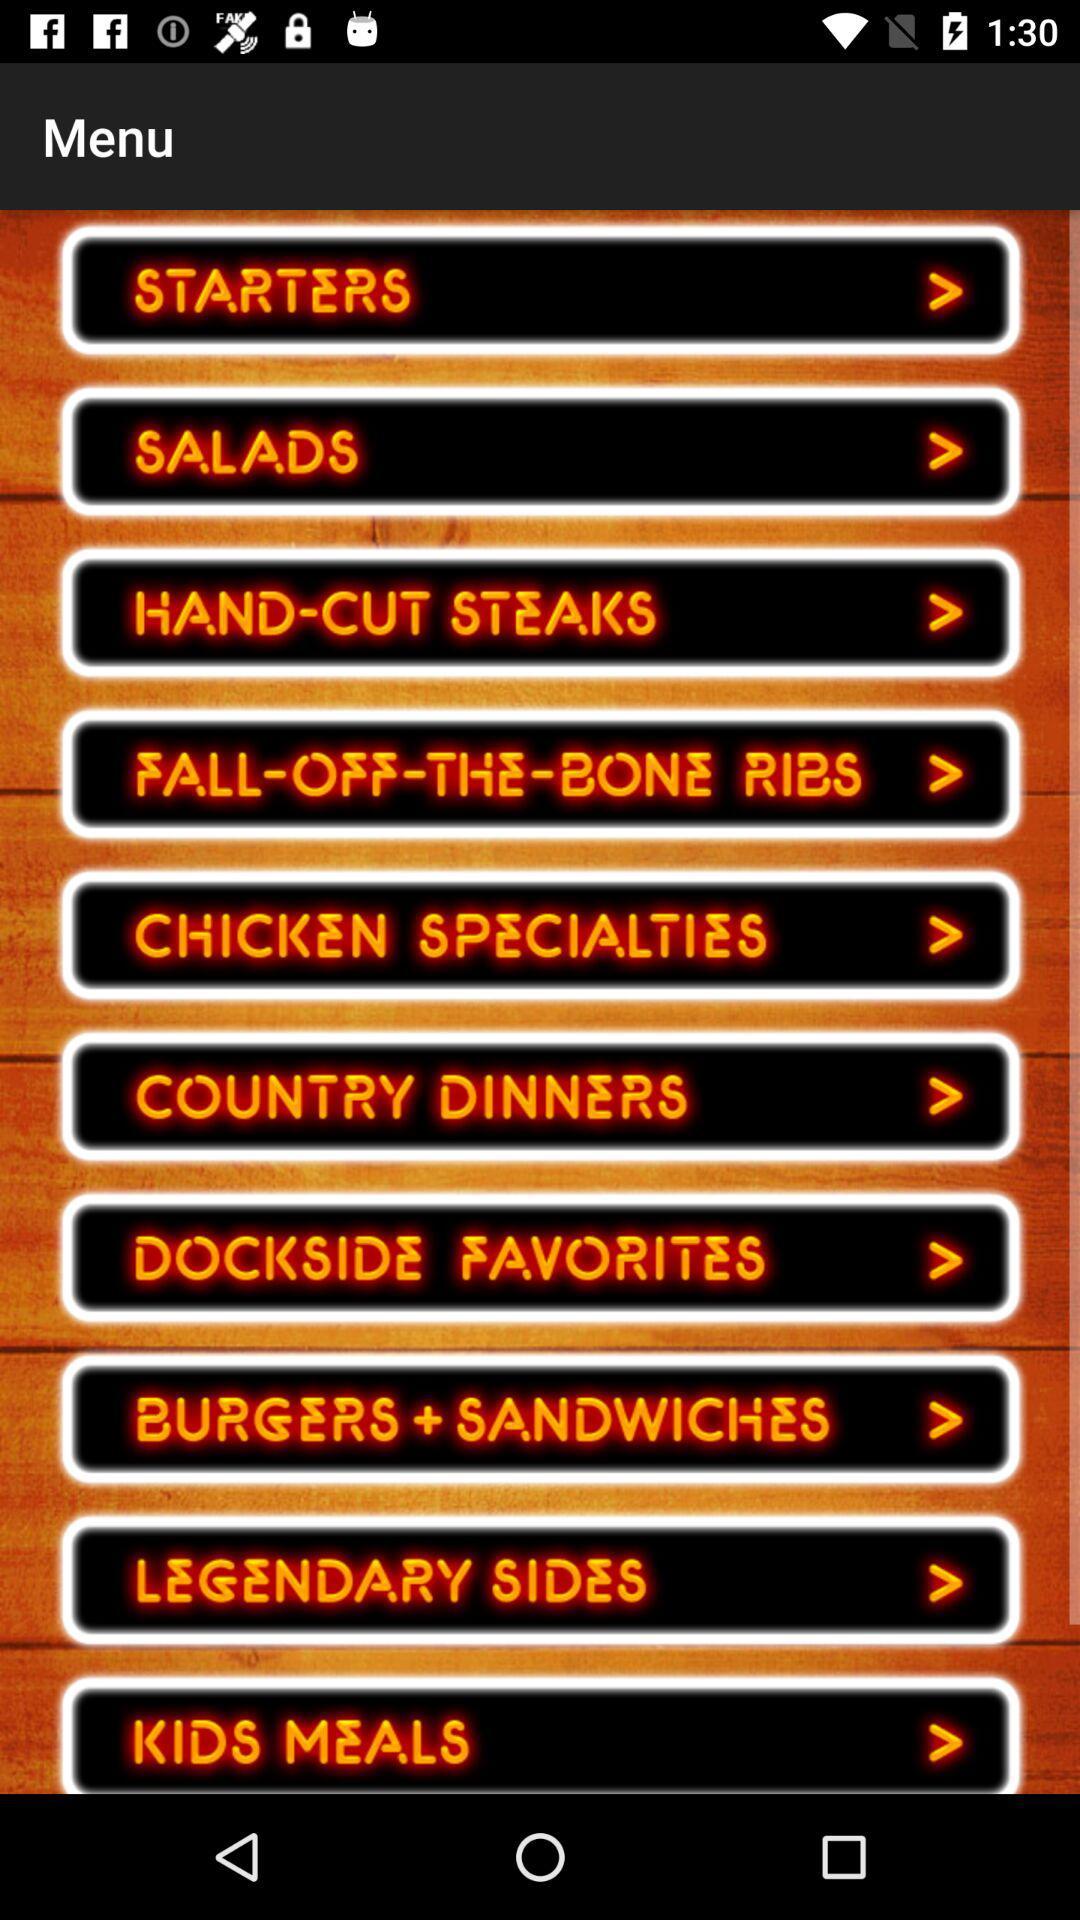  Describe the element at coordinates (540, 450) in the screenshot. I see `option` at that location.